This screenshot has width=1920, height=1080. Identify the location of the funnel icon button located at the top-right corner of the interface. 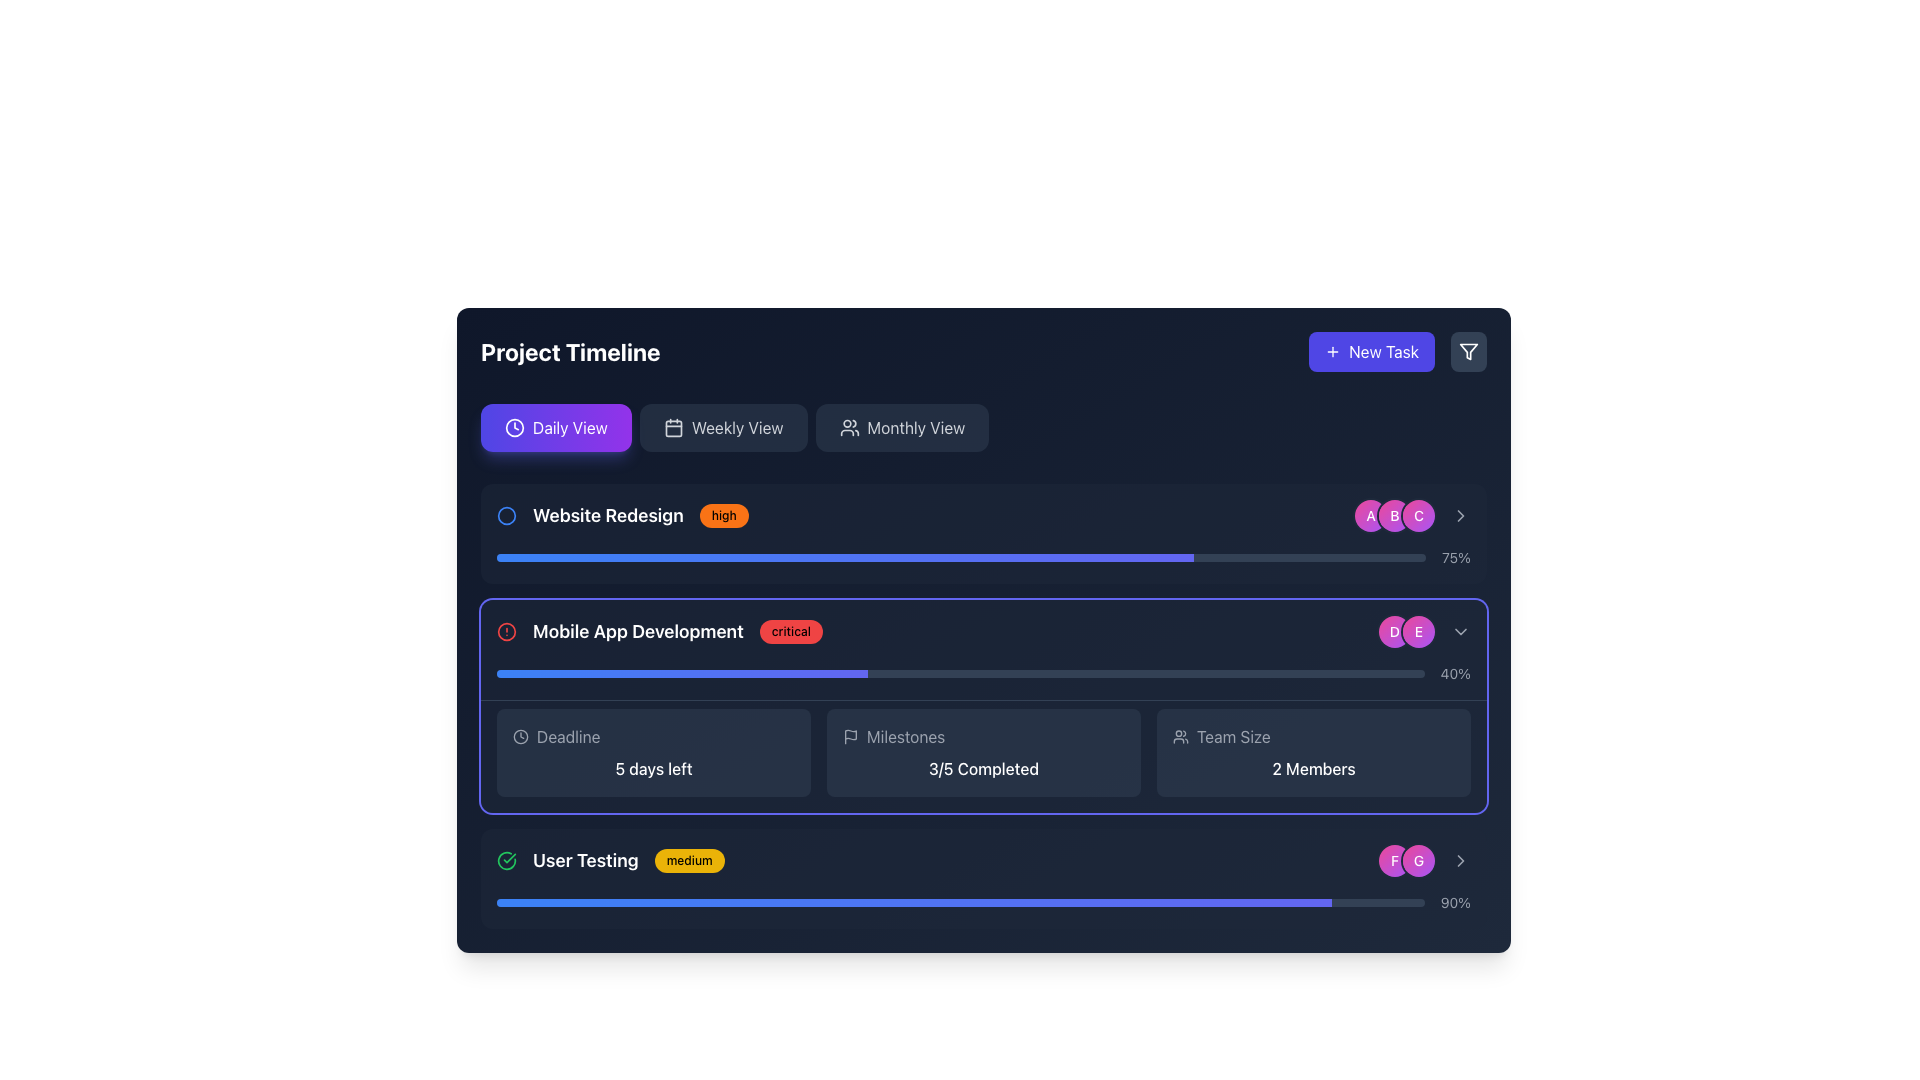
(1468, 350).